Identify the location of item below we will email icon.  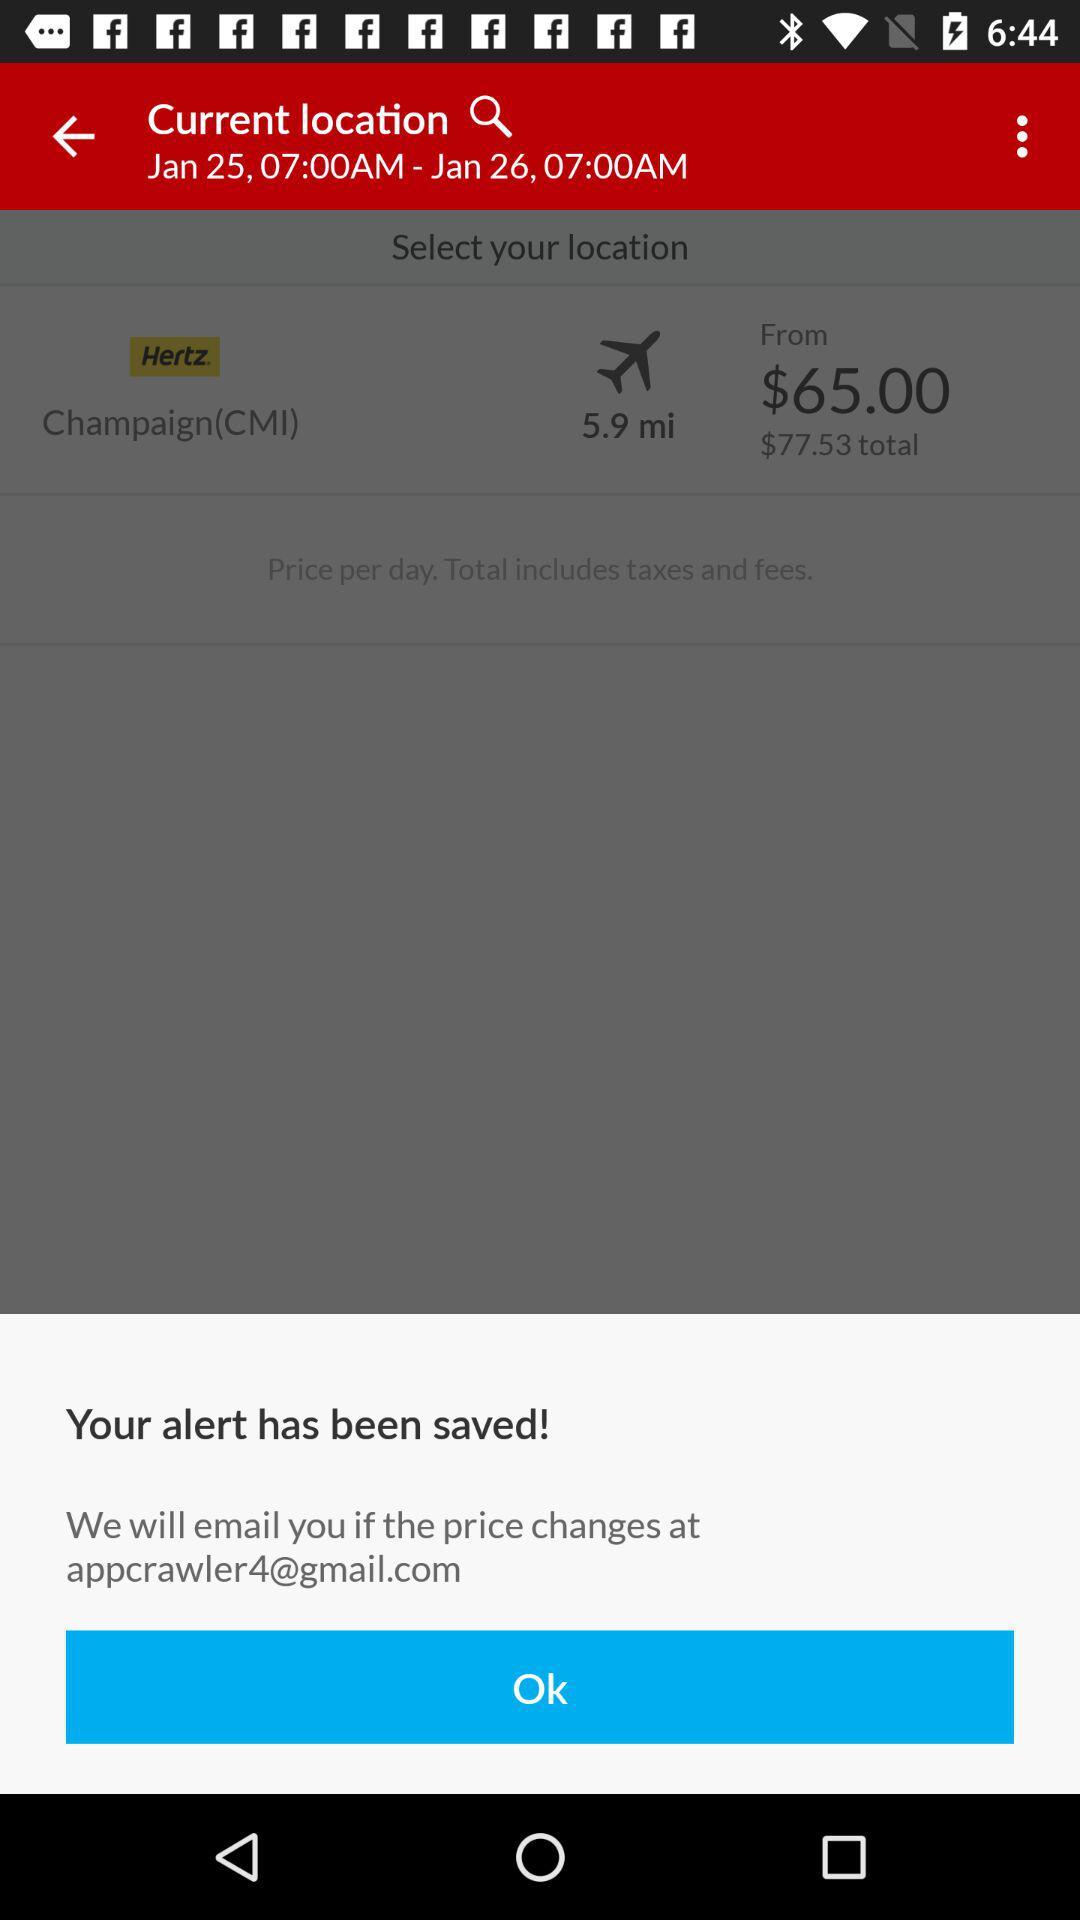
(540, 1686).